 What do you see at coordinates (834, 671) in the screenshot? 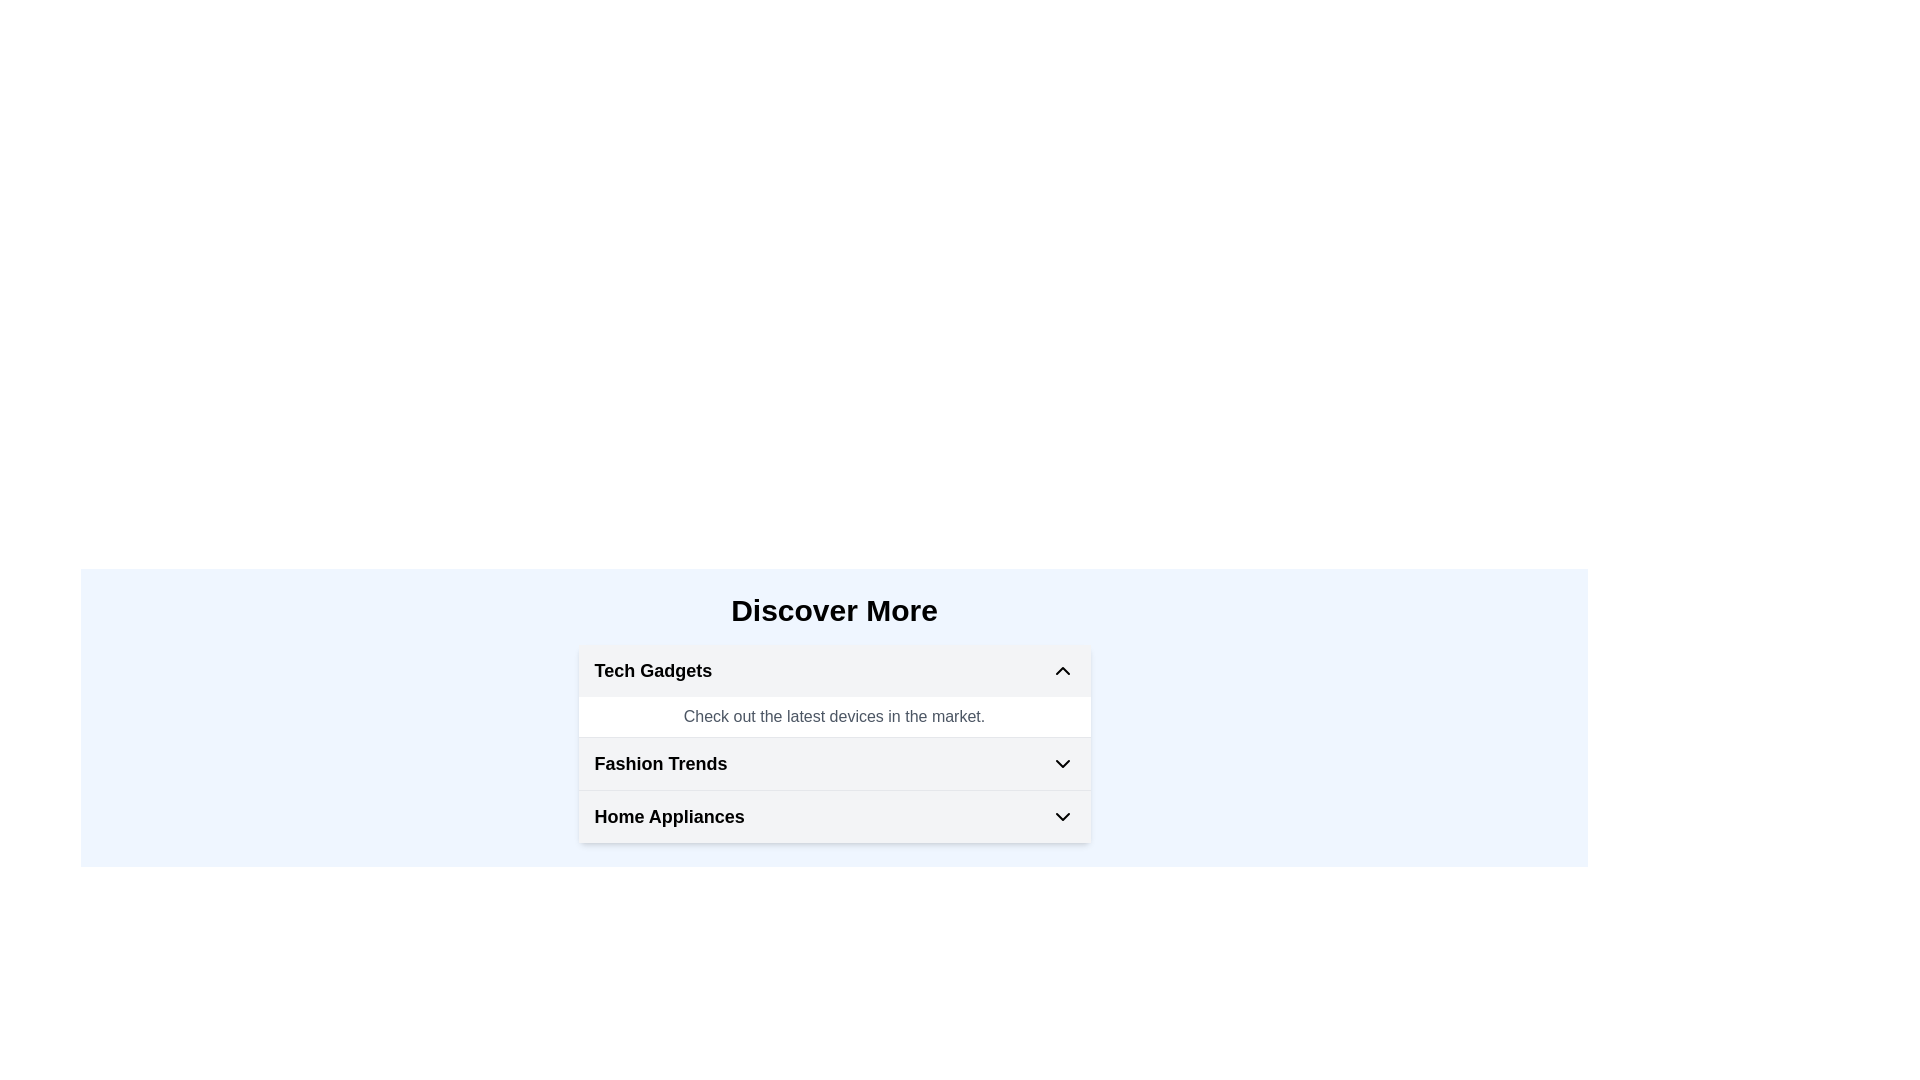
I see `the first button in the vertical stack of tabs` at bounding box center [834, 671].